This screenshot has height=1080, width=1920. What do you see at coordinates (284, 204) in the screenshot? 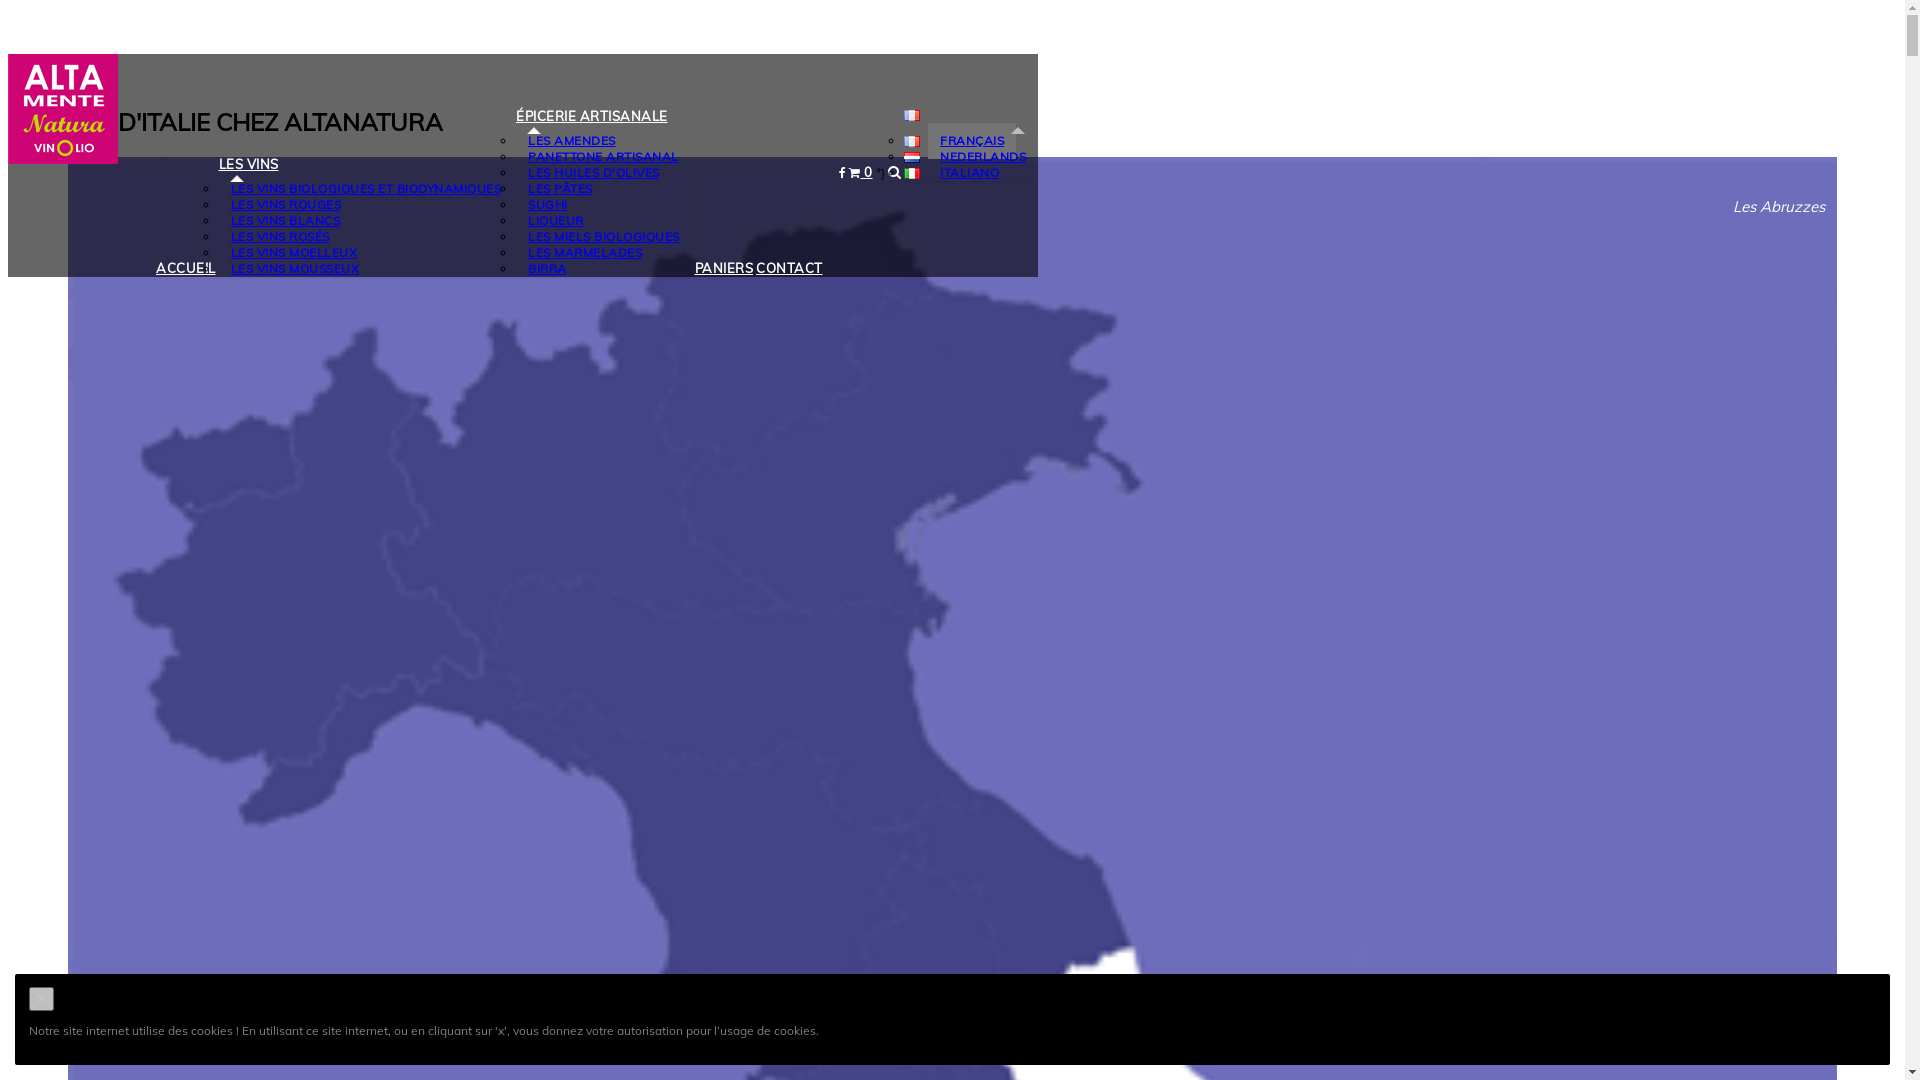
I see `'LES VINS ROUGES'` at bounding box center [284, 204].